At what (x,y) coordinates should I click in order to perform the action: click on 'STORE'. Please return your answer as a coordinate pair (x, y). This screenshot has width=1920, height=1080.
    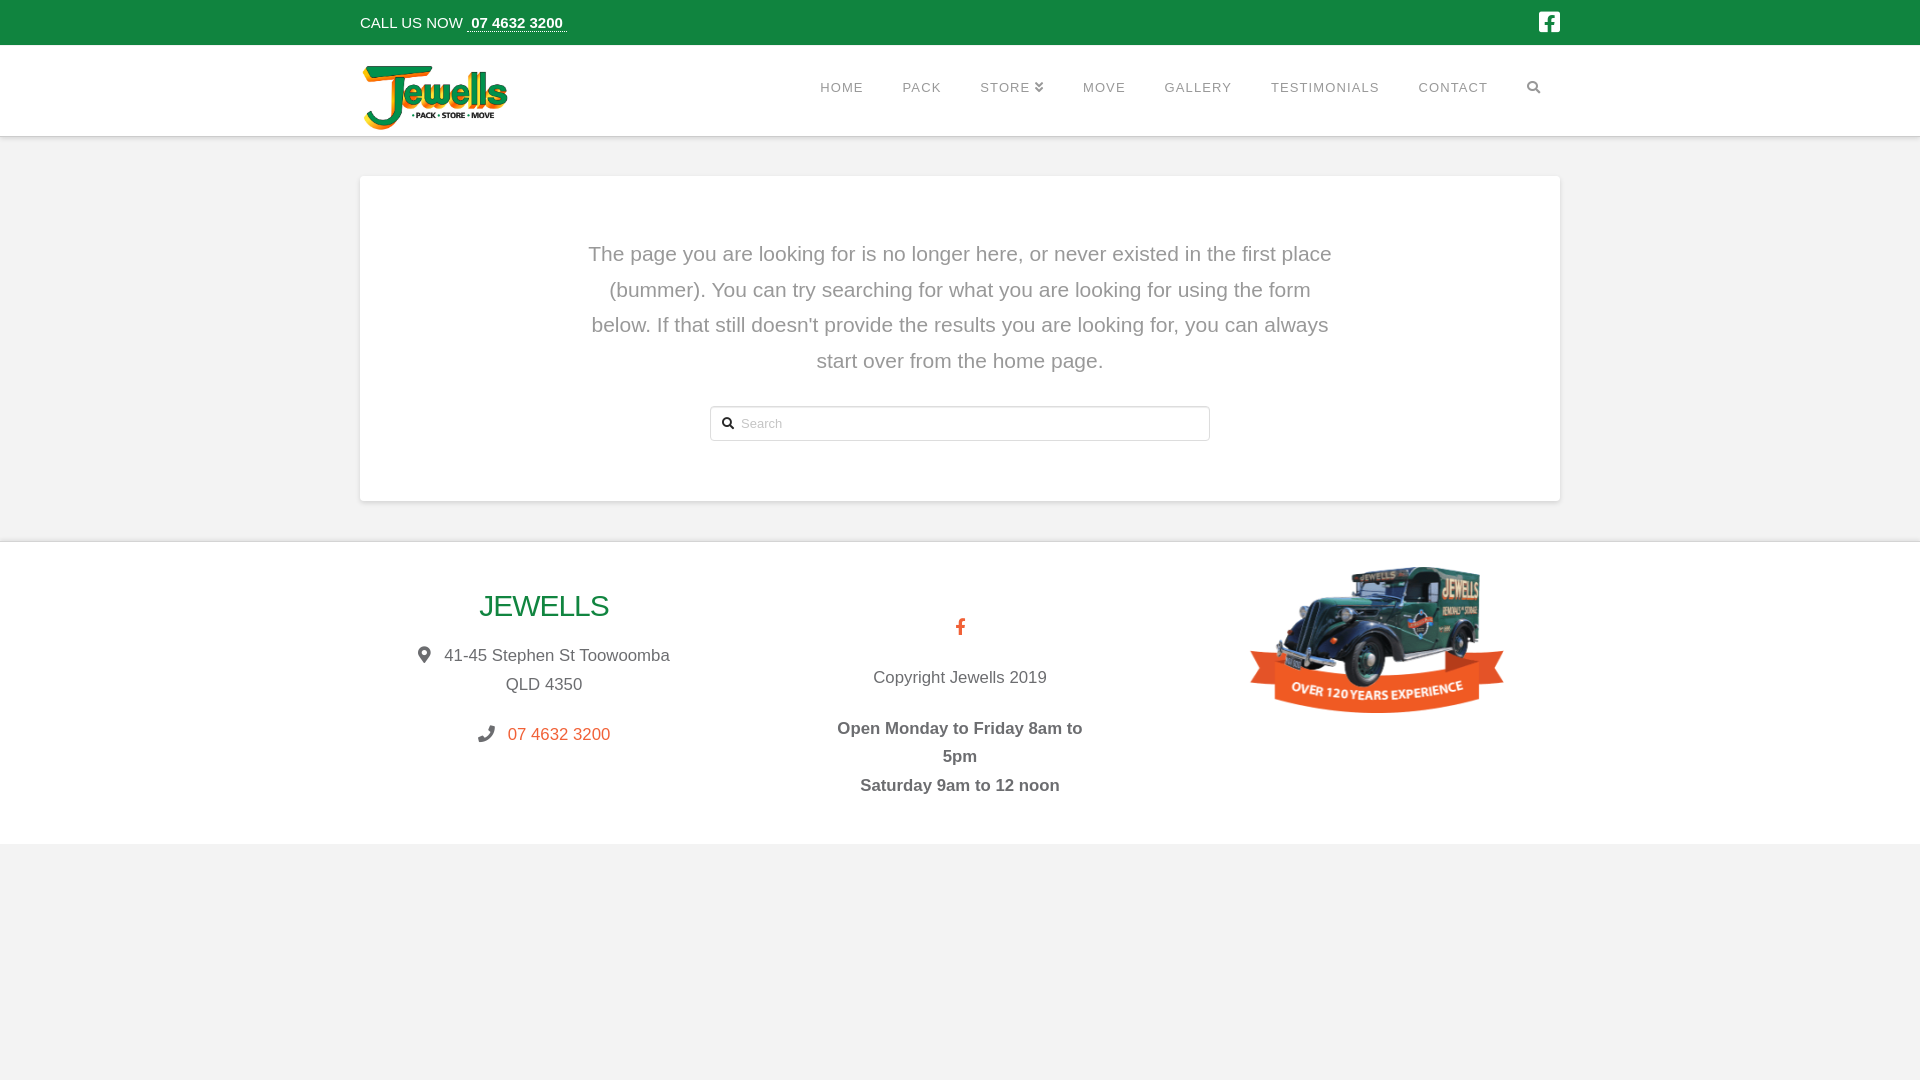
    Looking at the image, I should click on (1011, 86).